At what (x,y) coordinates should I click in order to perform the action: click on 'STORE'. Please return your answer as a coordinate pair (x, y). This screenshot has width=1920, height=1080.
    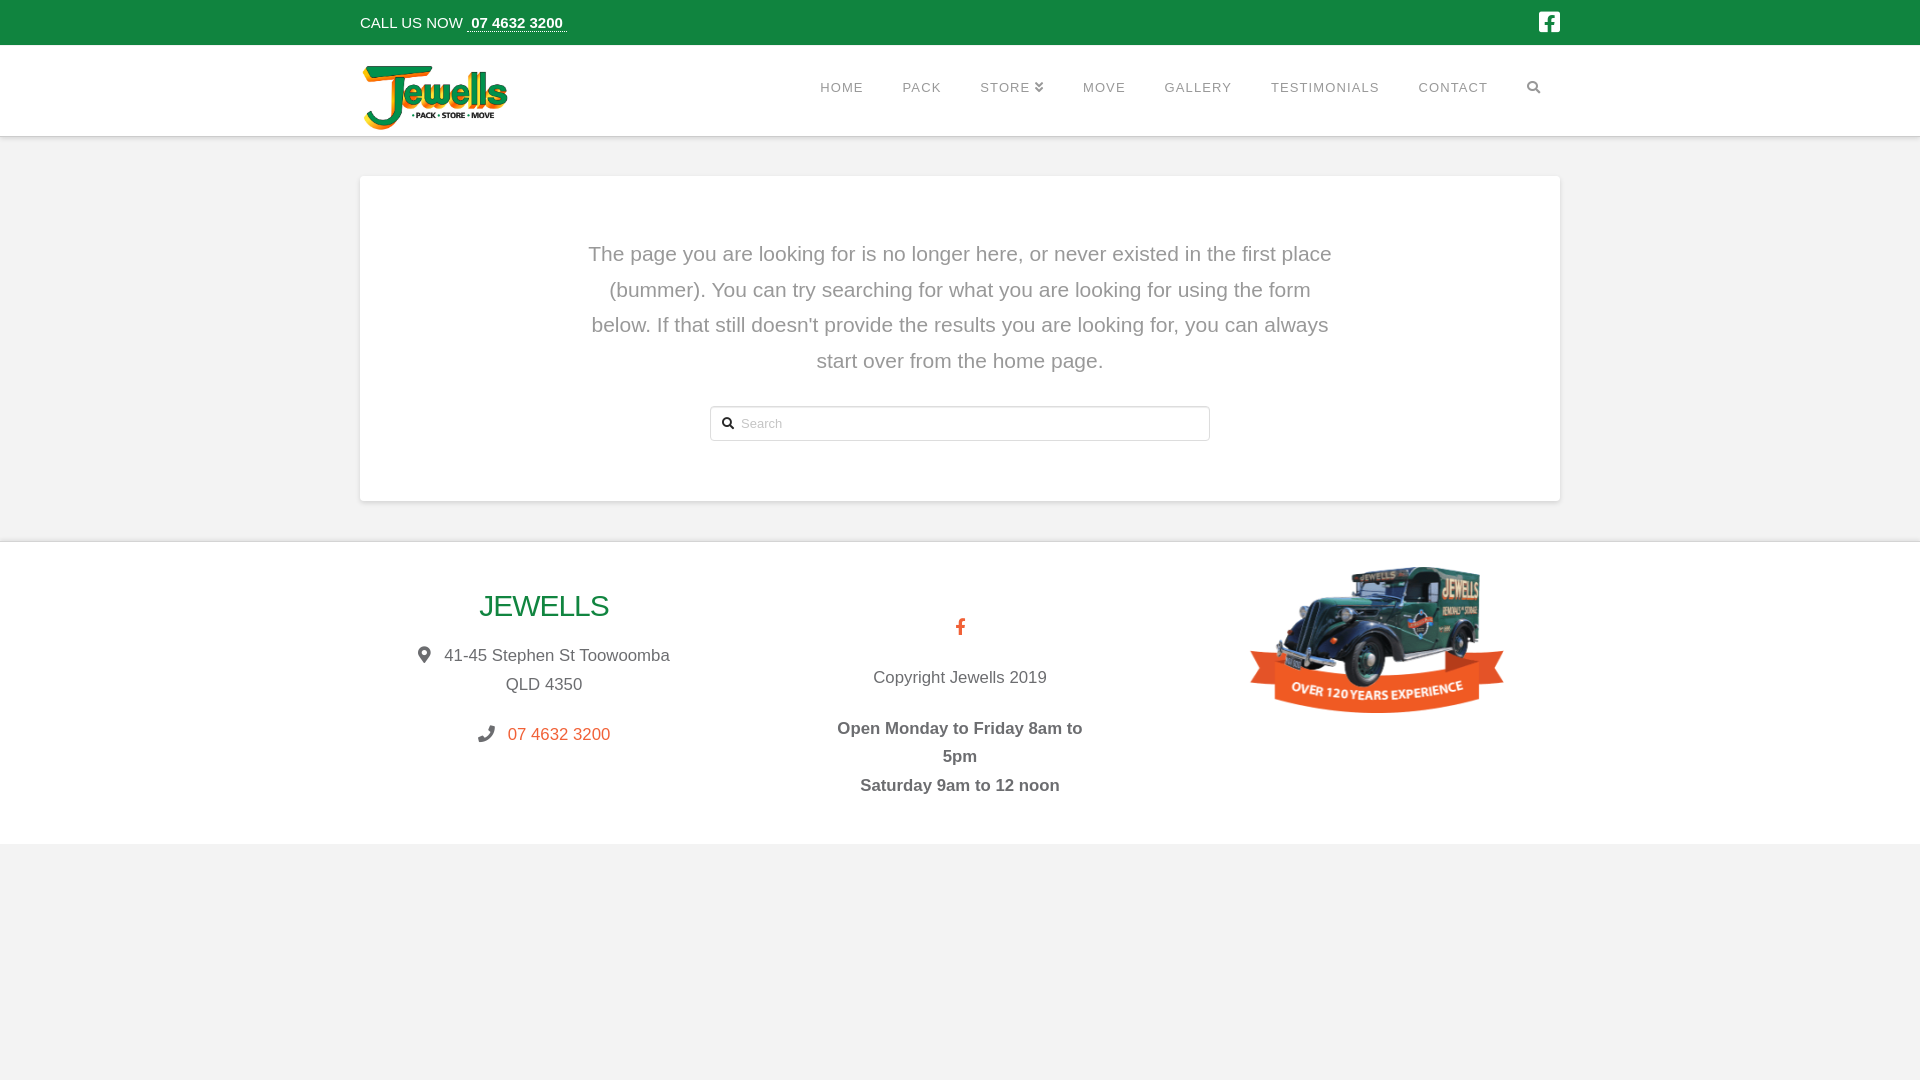
    Looking at the image, I should click on (1011, 86).